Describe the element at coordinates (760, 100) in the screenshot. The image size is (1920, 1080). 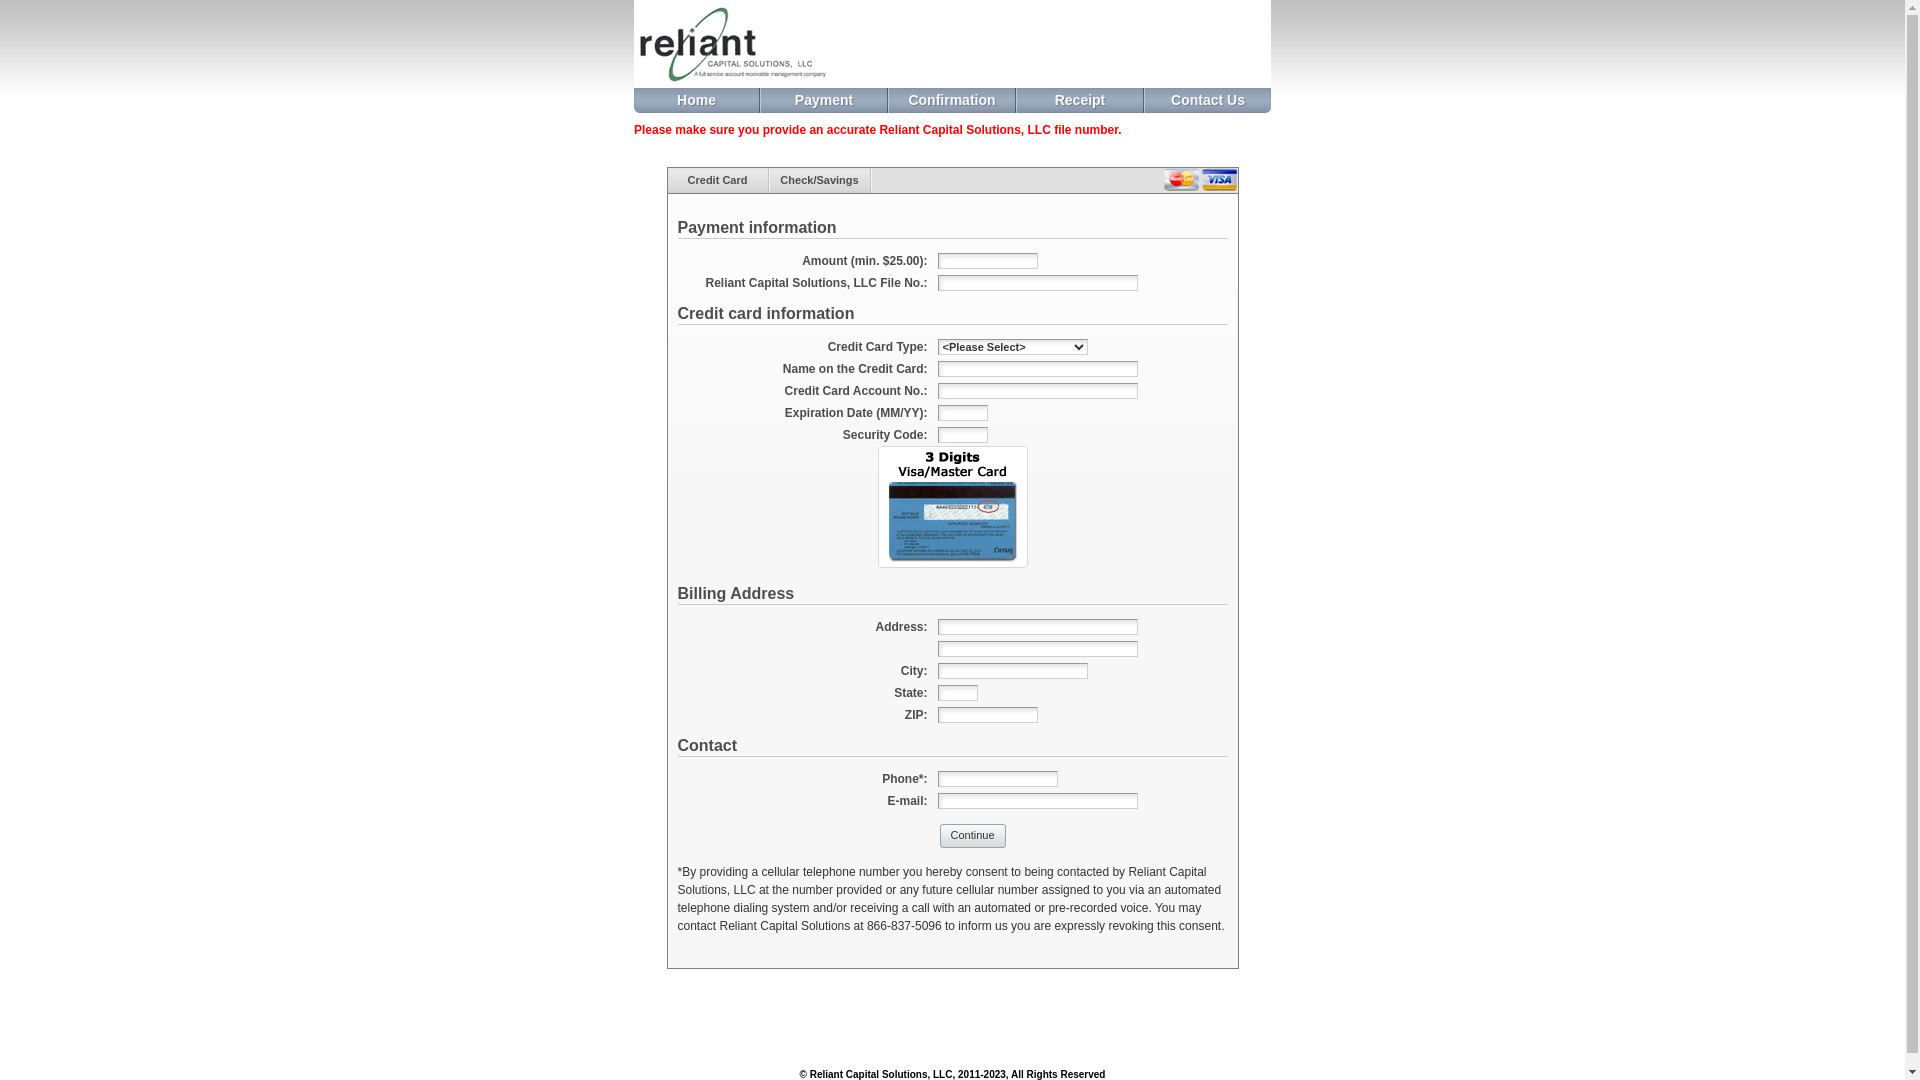
I see `'Payment'` at that location.